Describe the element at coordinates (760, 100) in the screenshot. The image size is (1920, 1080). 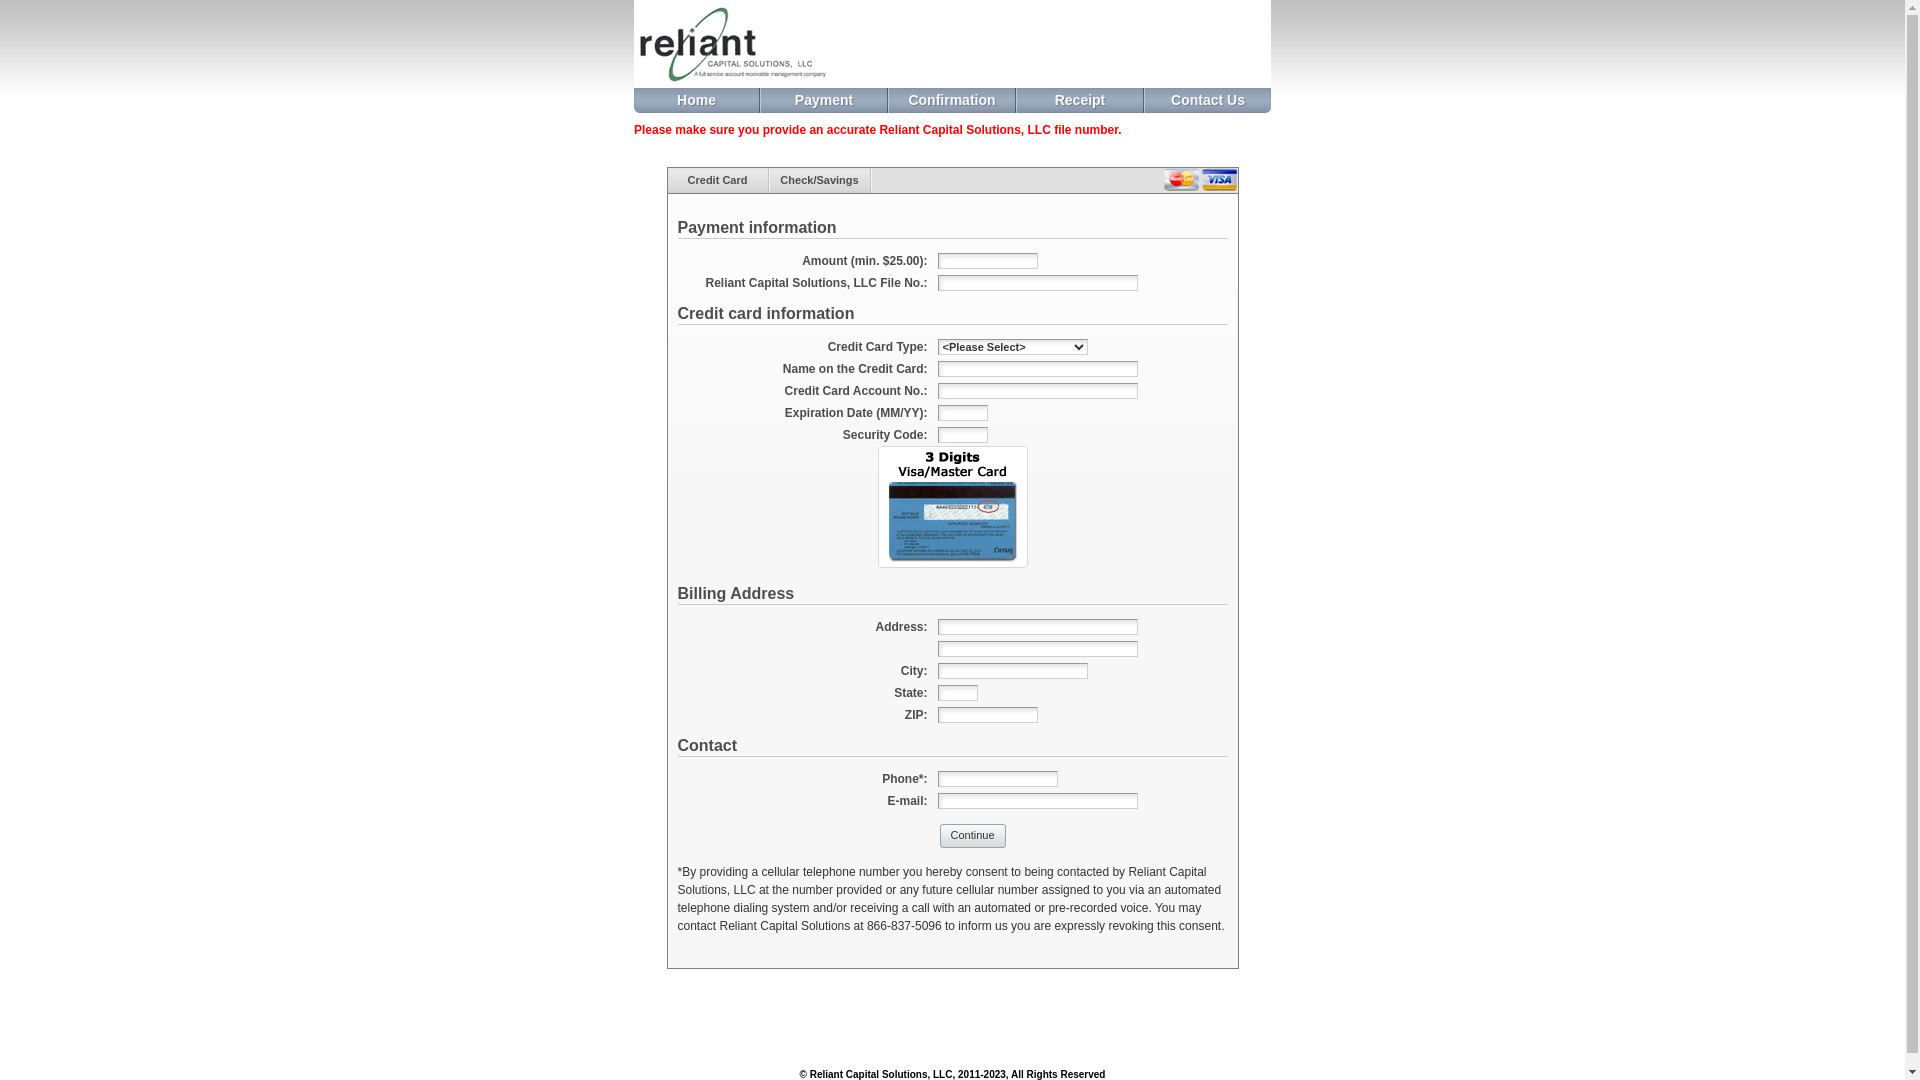
I see `'Payment'` at that location.